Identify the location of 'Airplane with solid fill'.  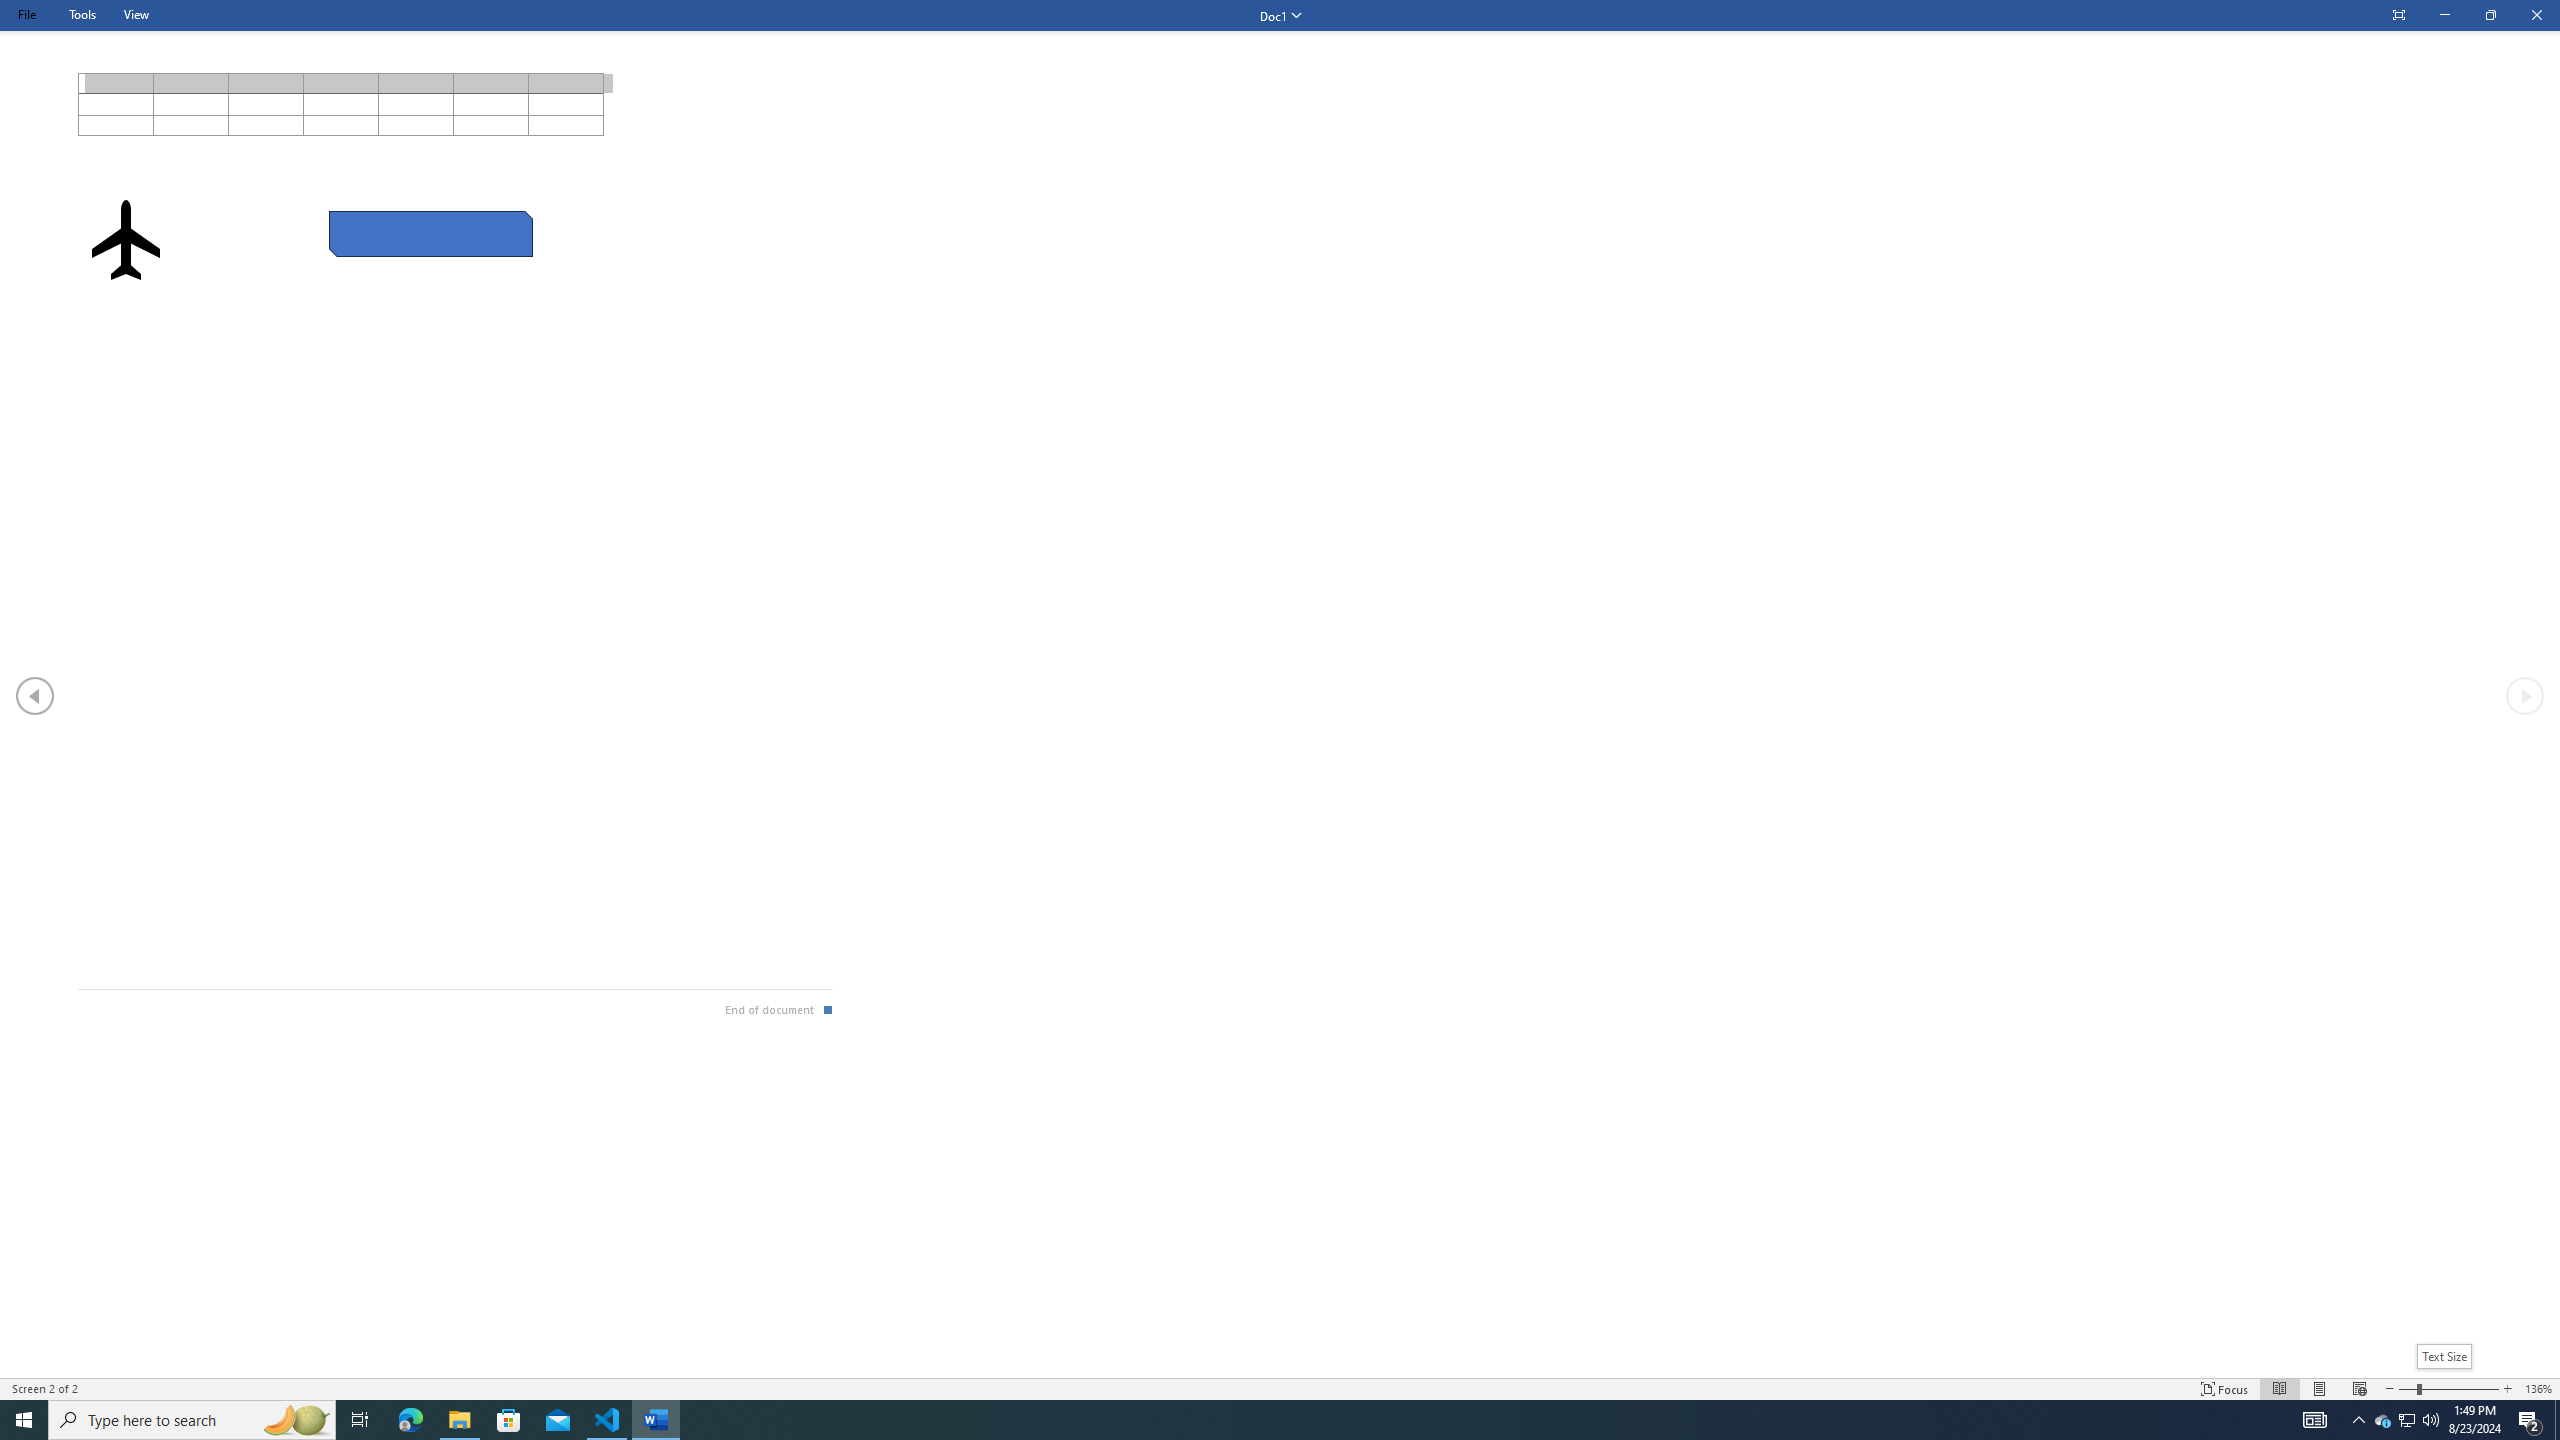
(125, 238).